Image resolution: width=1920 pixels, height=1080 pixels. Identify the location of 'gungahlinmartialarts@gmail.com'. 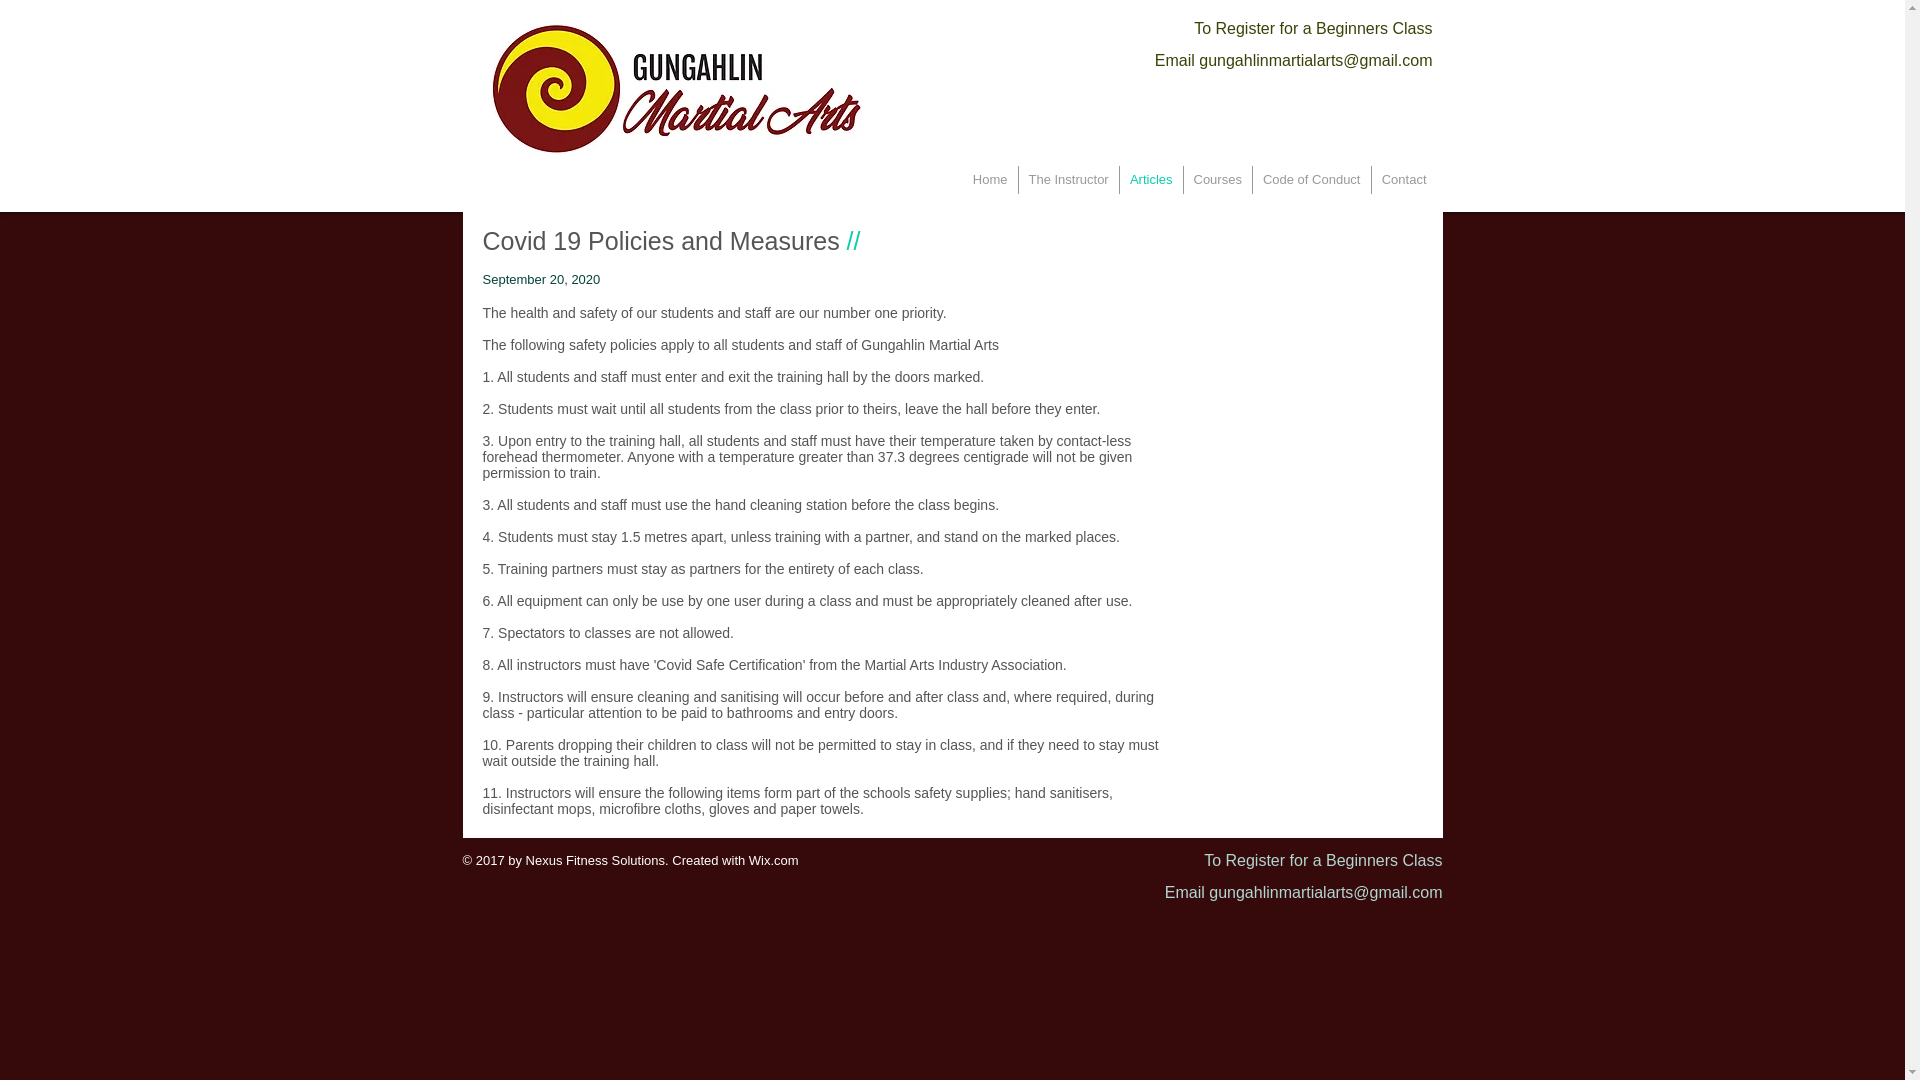
(1315, 59).